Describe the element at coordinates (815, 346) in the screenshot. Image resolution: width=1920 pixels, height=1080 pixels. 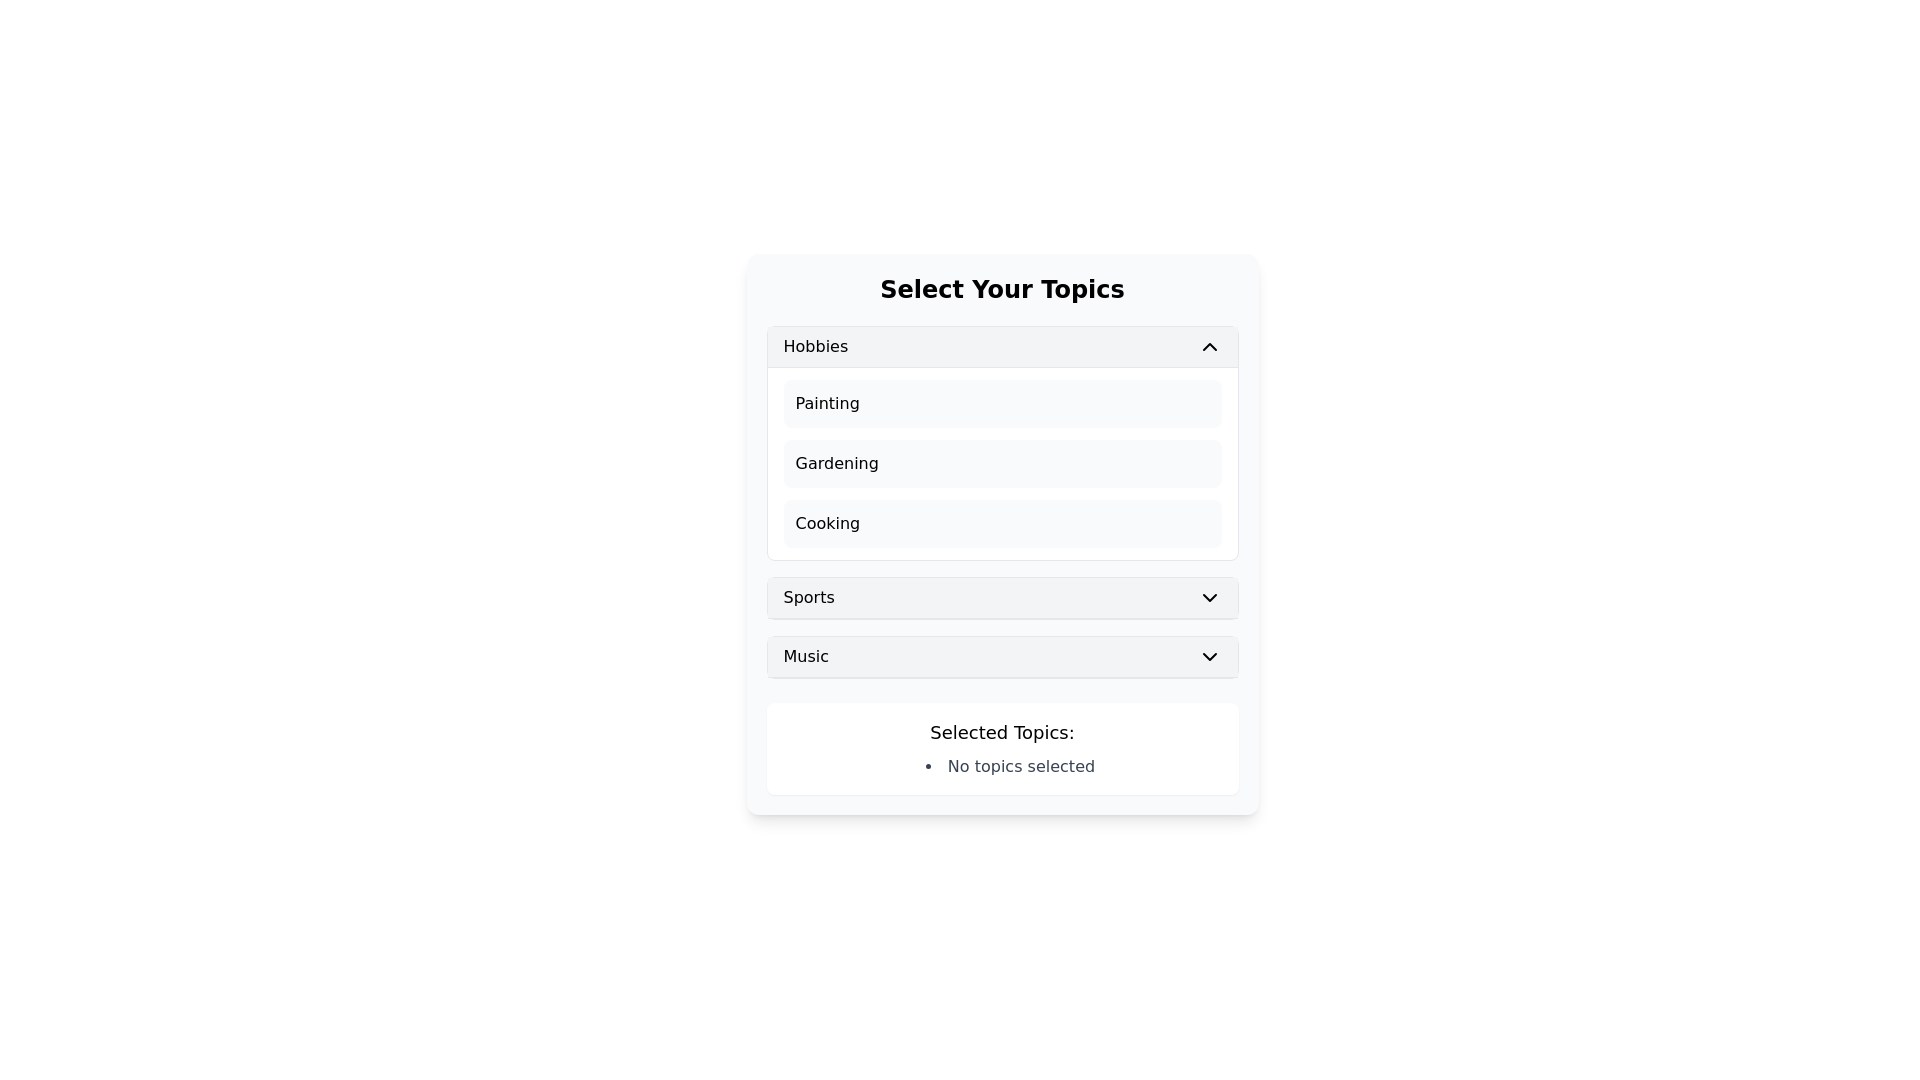
I see `the text label displaying 'Hobbies' in black font color located at the top left of a collapsible panel with a light gray background` at that location.